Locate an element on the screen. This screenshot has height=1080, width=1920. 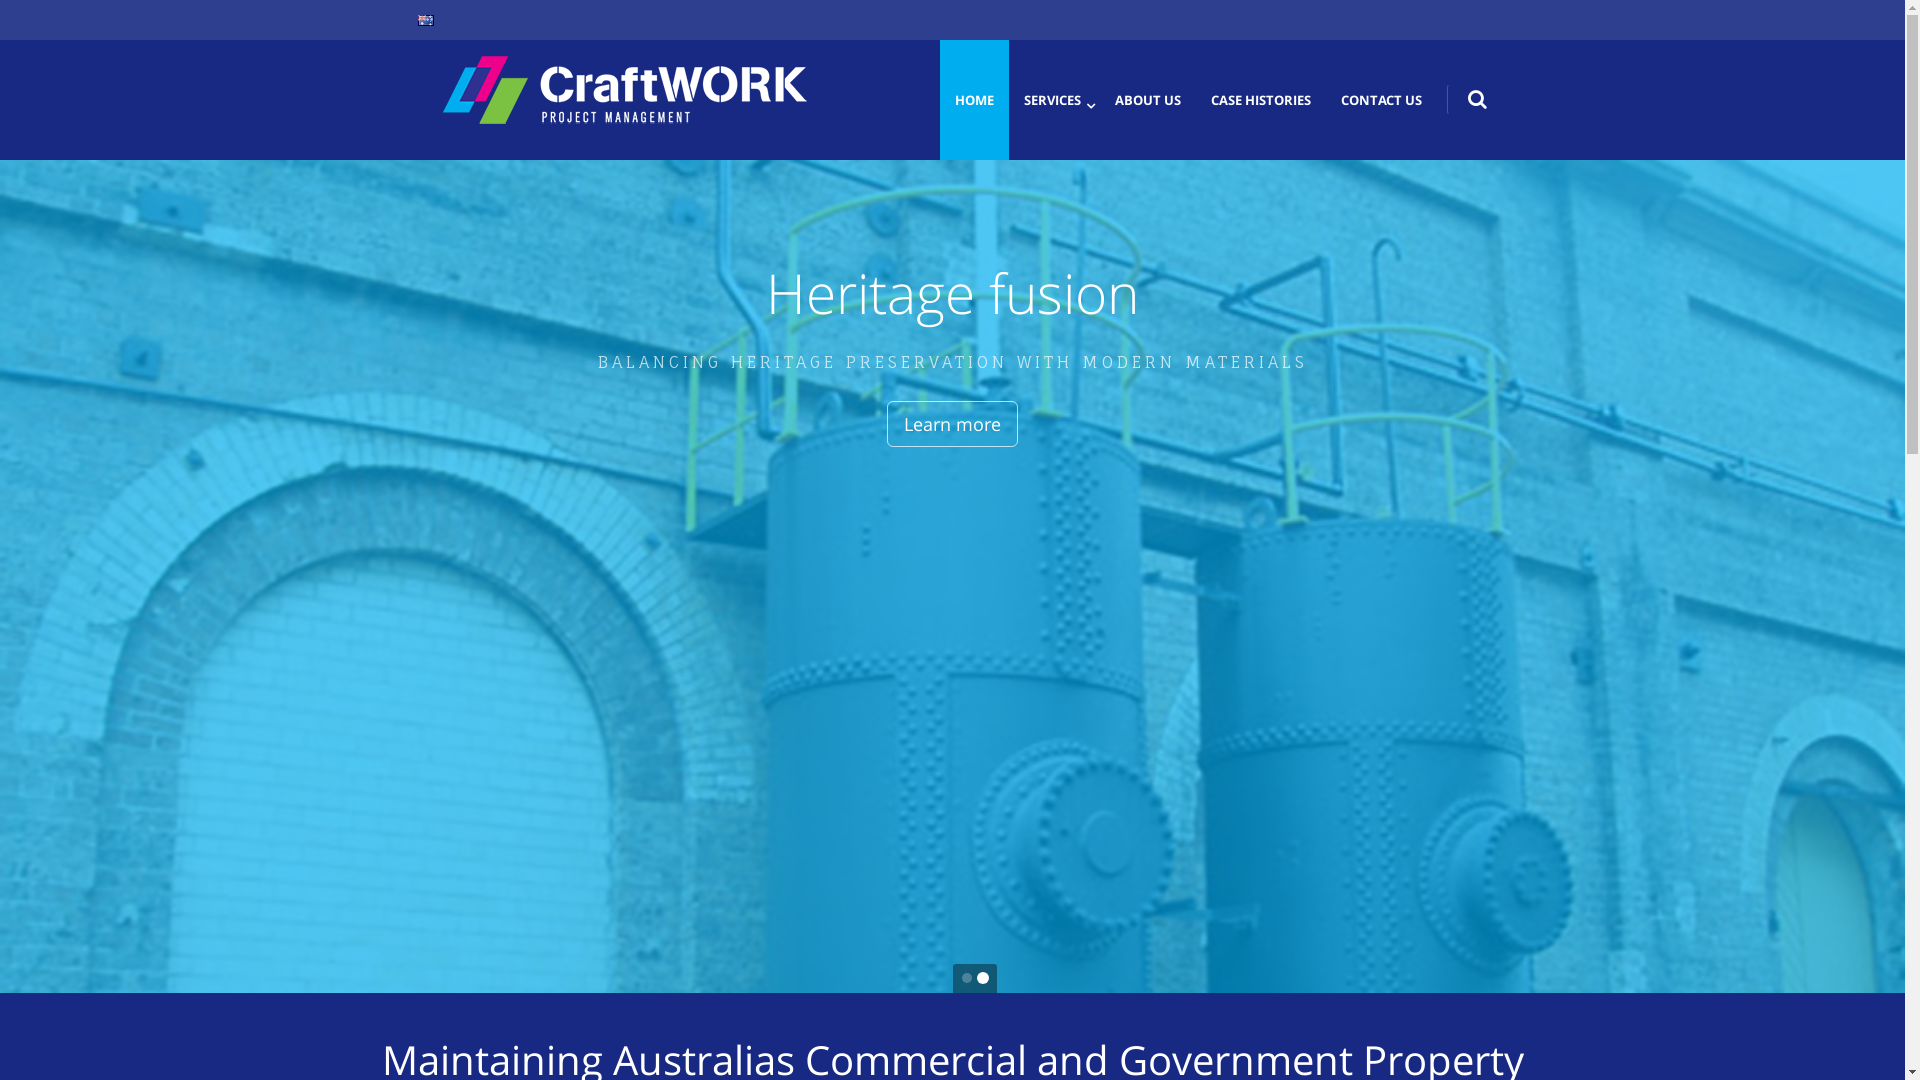
'CASE HISTORIES' is located at coordinates (1260, 100).